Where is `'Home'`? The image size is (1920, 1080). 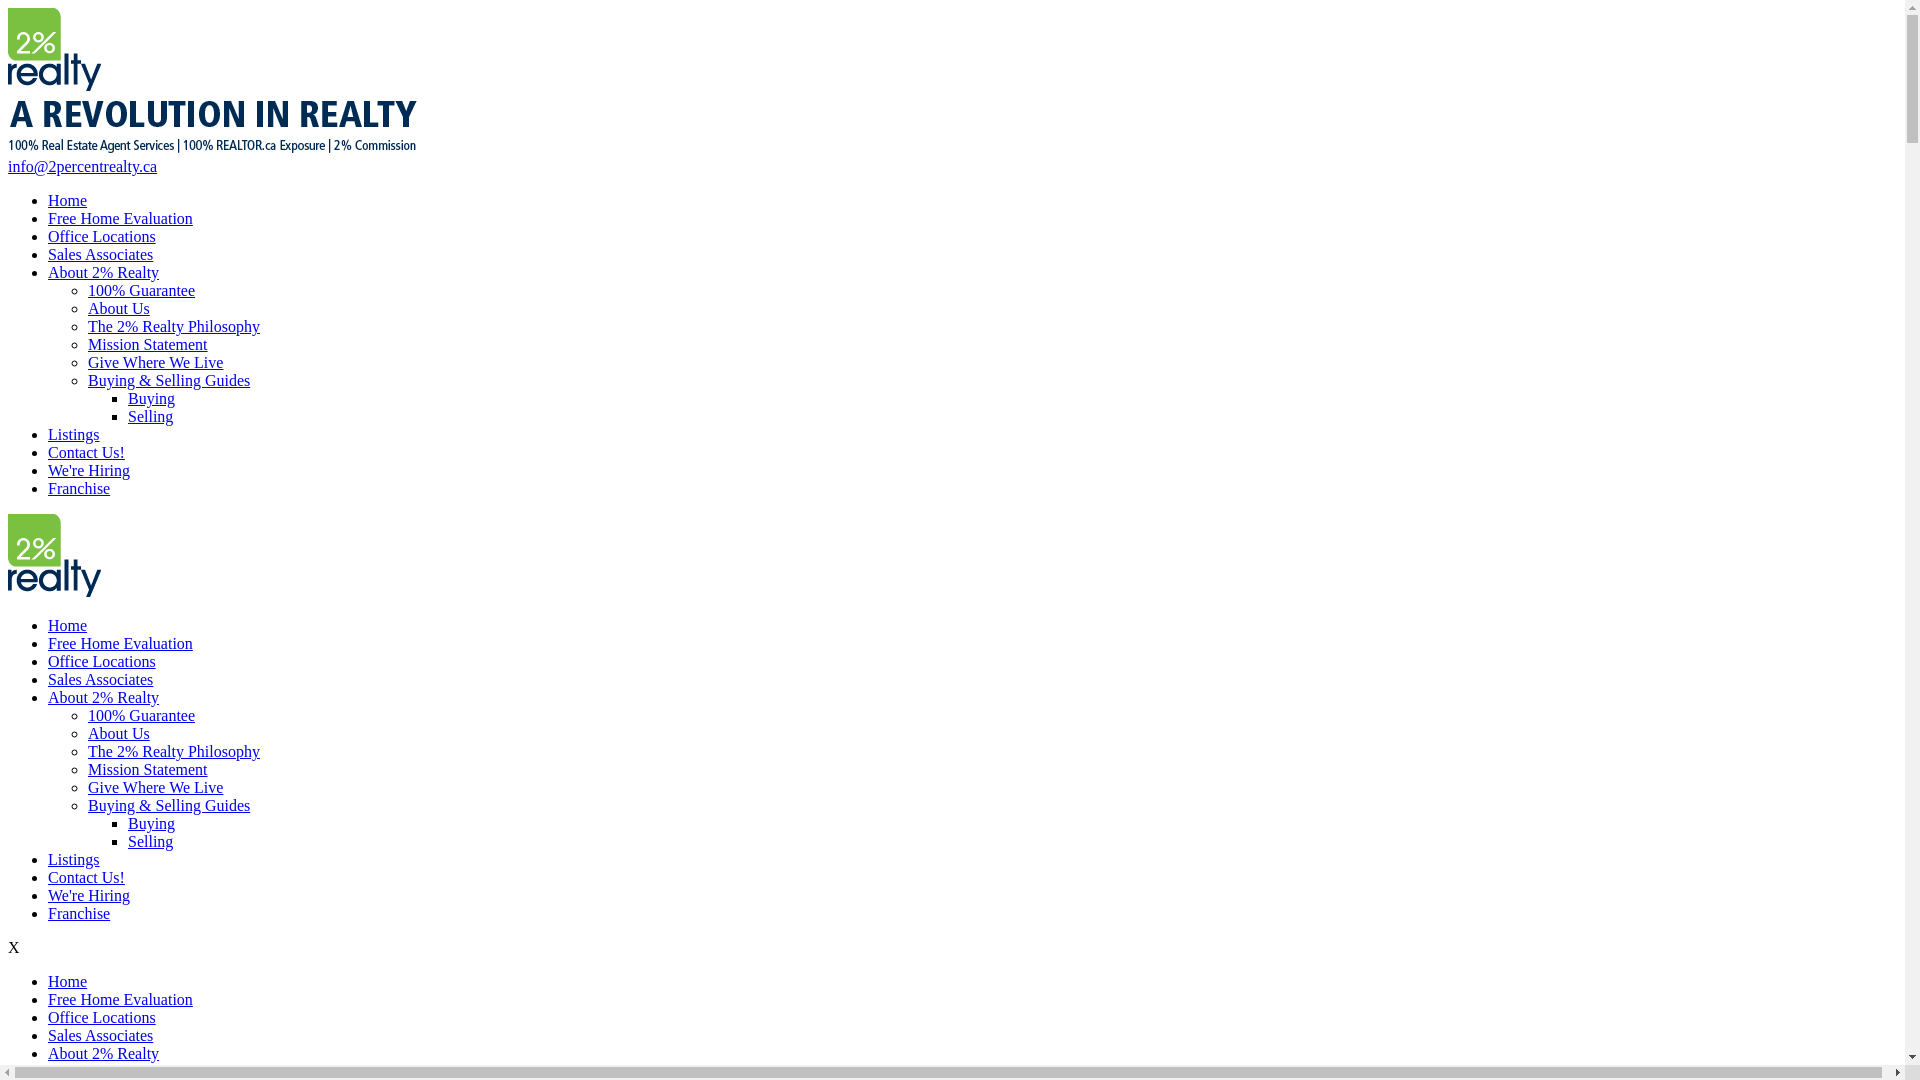 'Home' is located at coordinates (67, 624).